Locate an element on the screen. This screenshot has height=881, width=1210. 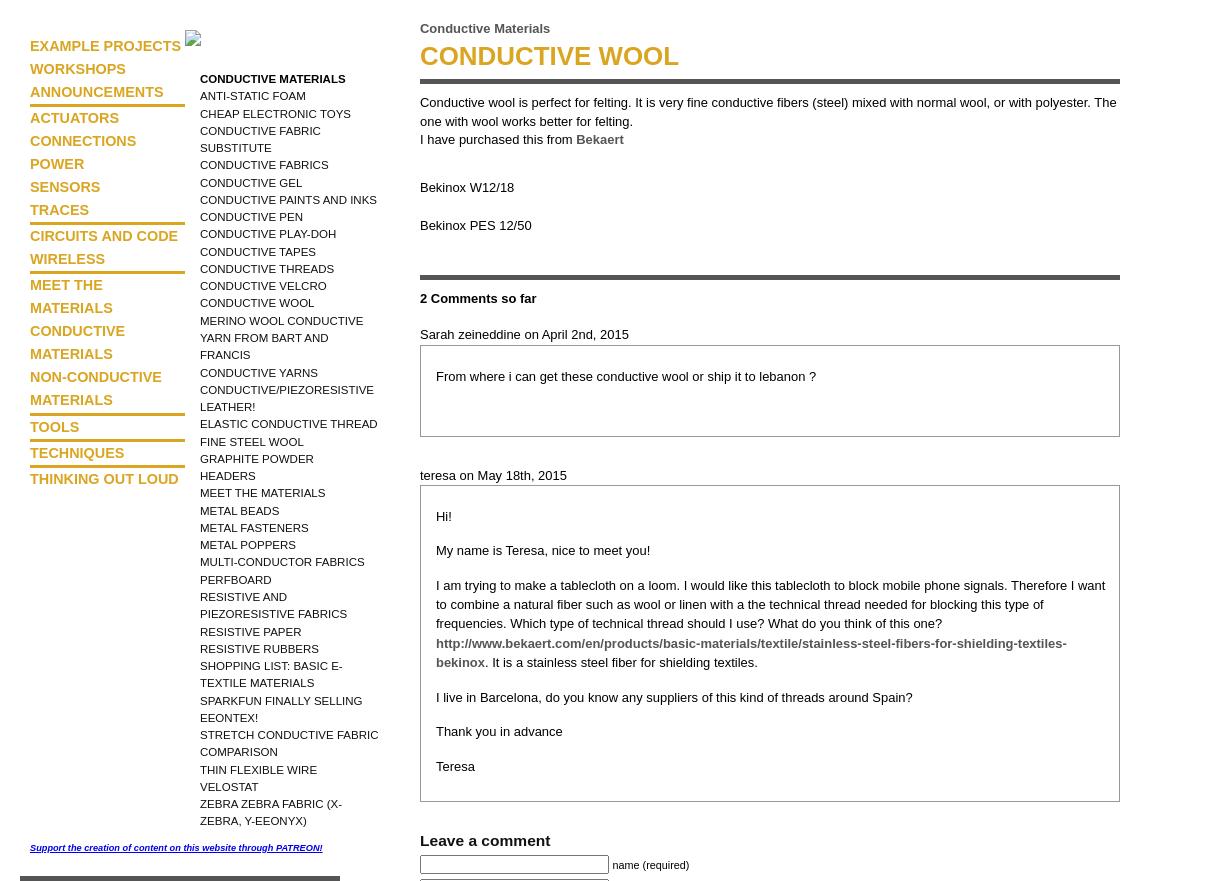
'http://www.bekaert.com/en/products/basic-materials/textile/stainless-steel-fibers-for-shielding-textiles-bekinox' is located at coordinates (434, 652).